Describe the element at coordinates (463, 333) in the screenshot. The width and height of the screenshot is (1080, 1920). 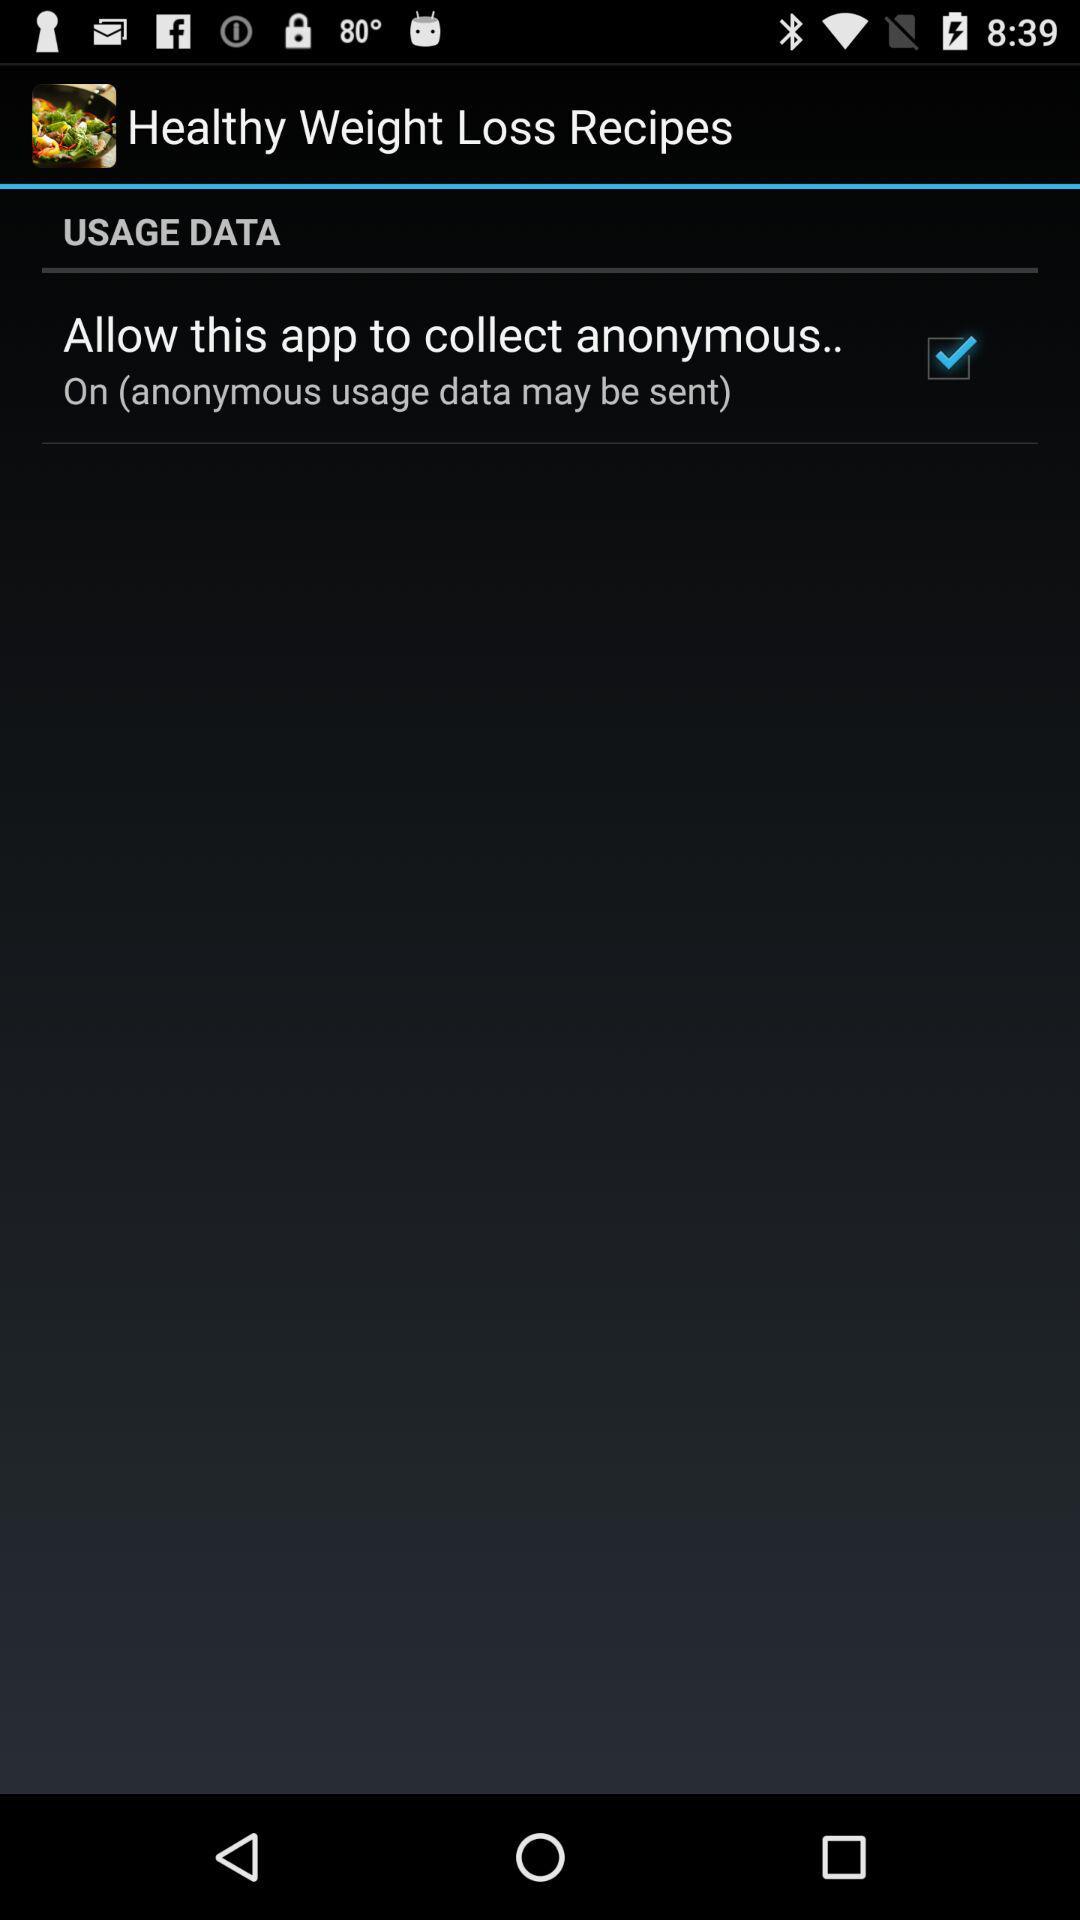
I see `icon above on anonymous usage app` at that location.